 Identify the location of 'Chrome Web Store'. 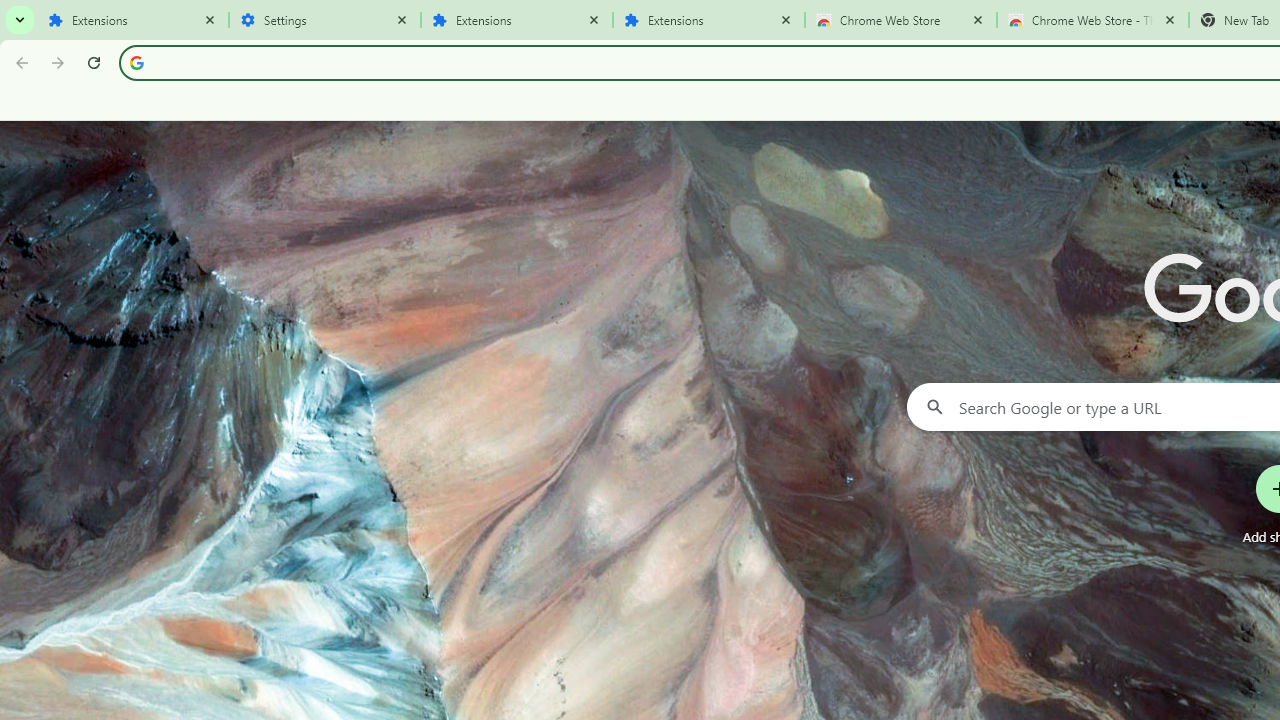
(900, 20).